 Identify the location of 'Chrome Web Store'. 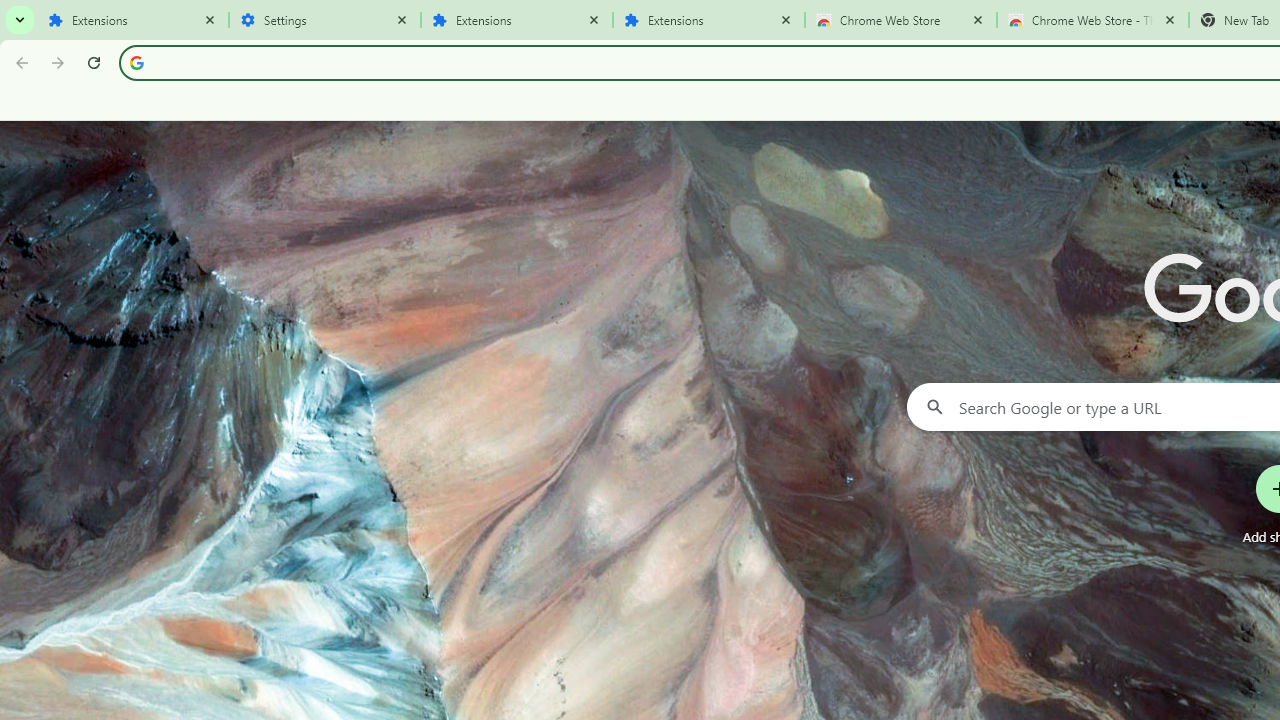
(900, 20).